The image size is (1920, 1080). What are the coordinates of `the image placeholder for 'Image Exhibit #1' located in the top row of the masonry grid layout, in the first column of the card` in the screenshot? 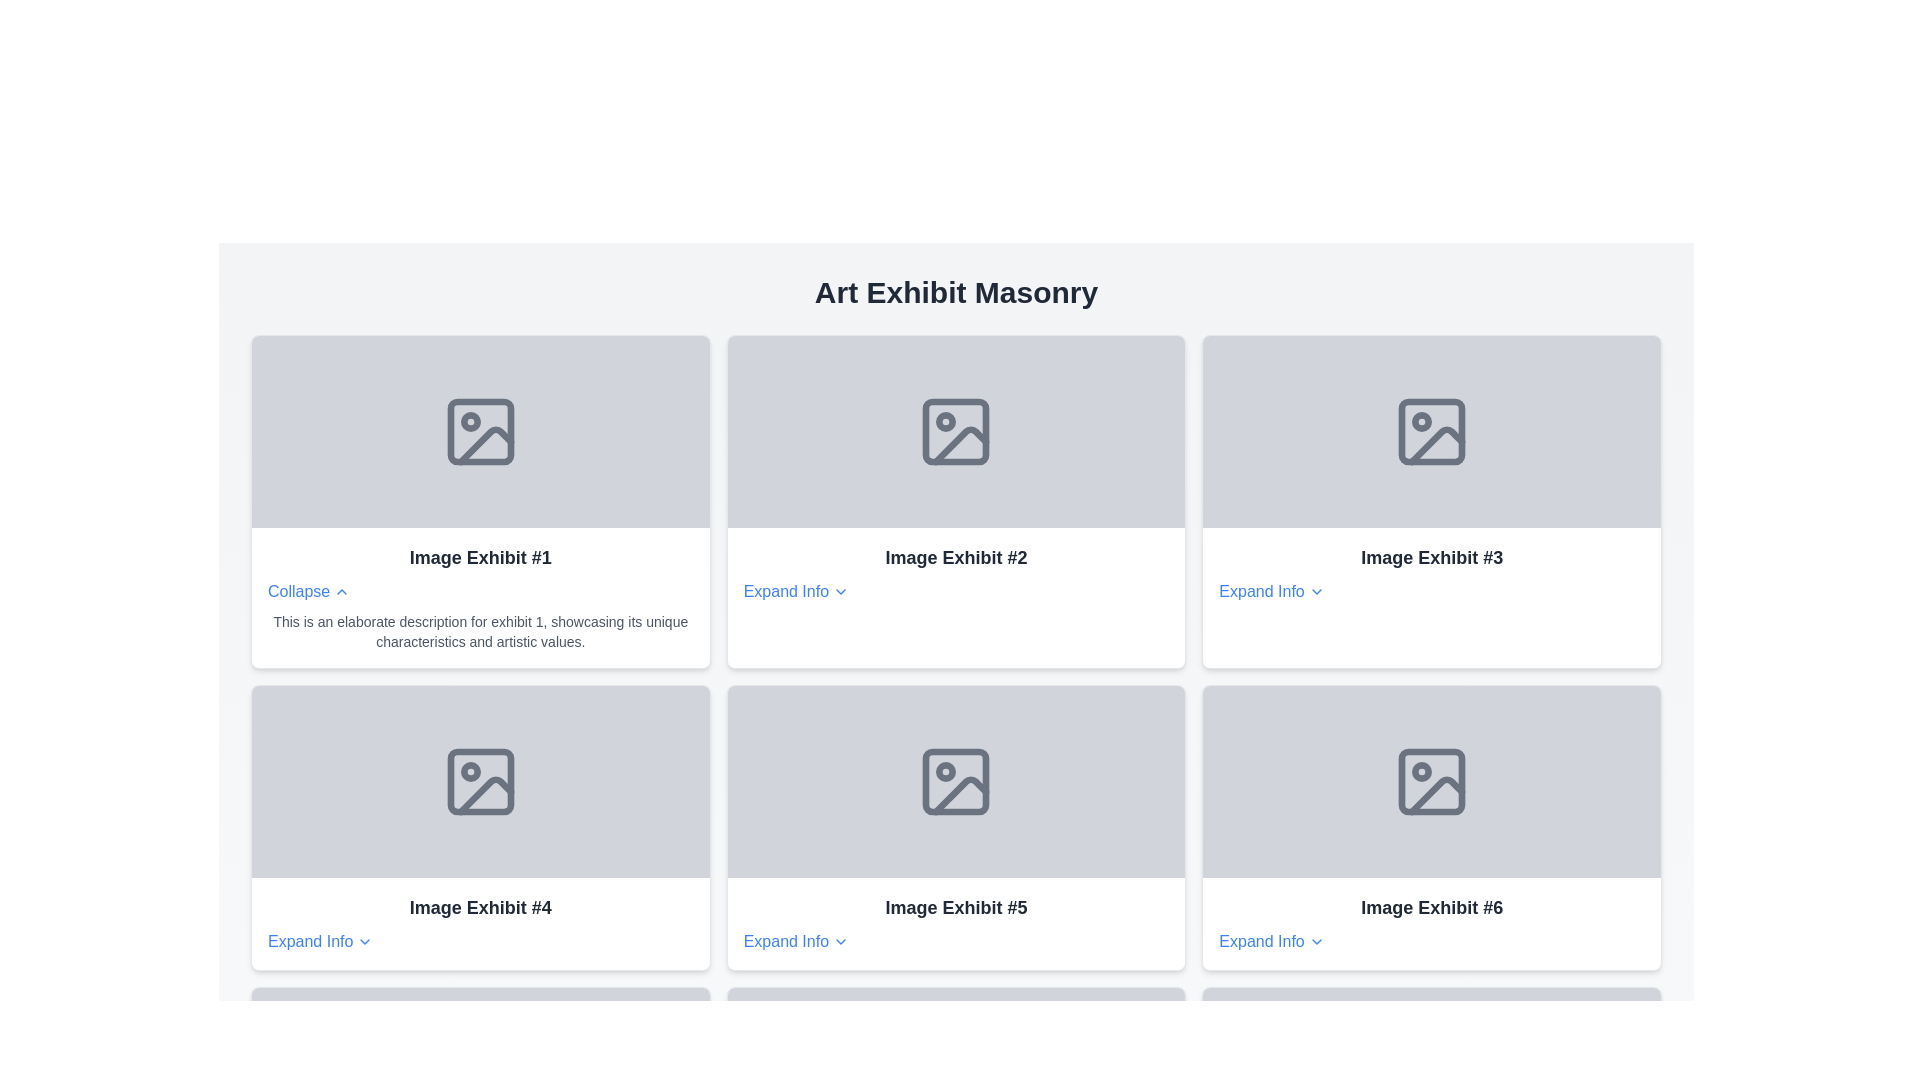 It's located at (480, 431).